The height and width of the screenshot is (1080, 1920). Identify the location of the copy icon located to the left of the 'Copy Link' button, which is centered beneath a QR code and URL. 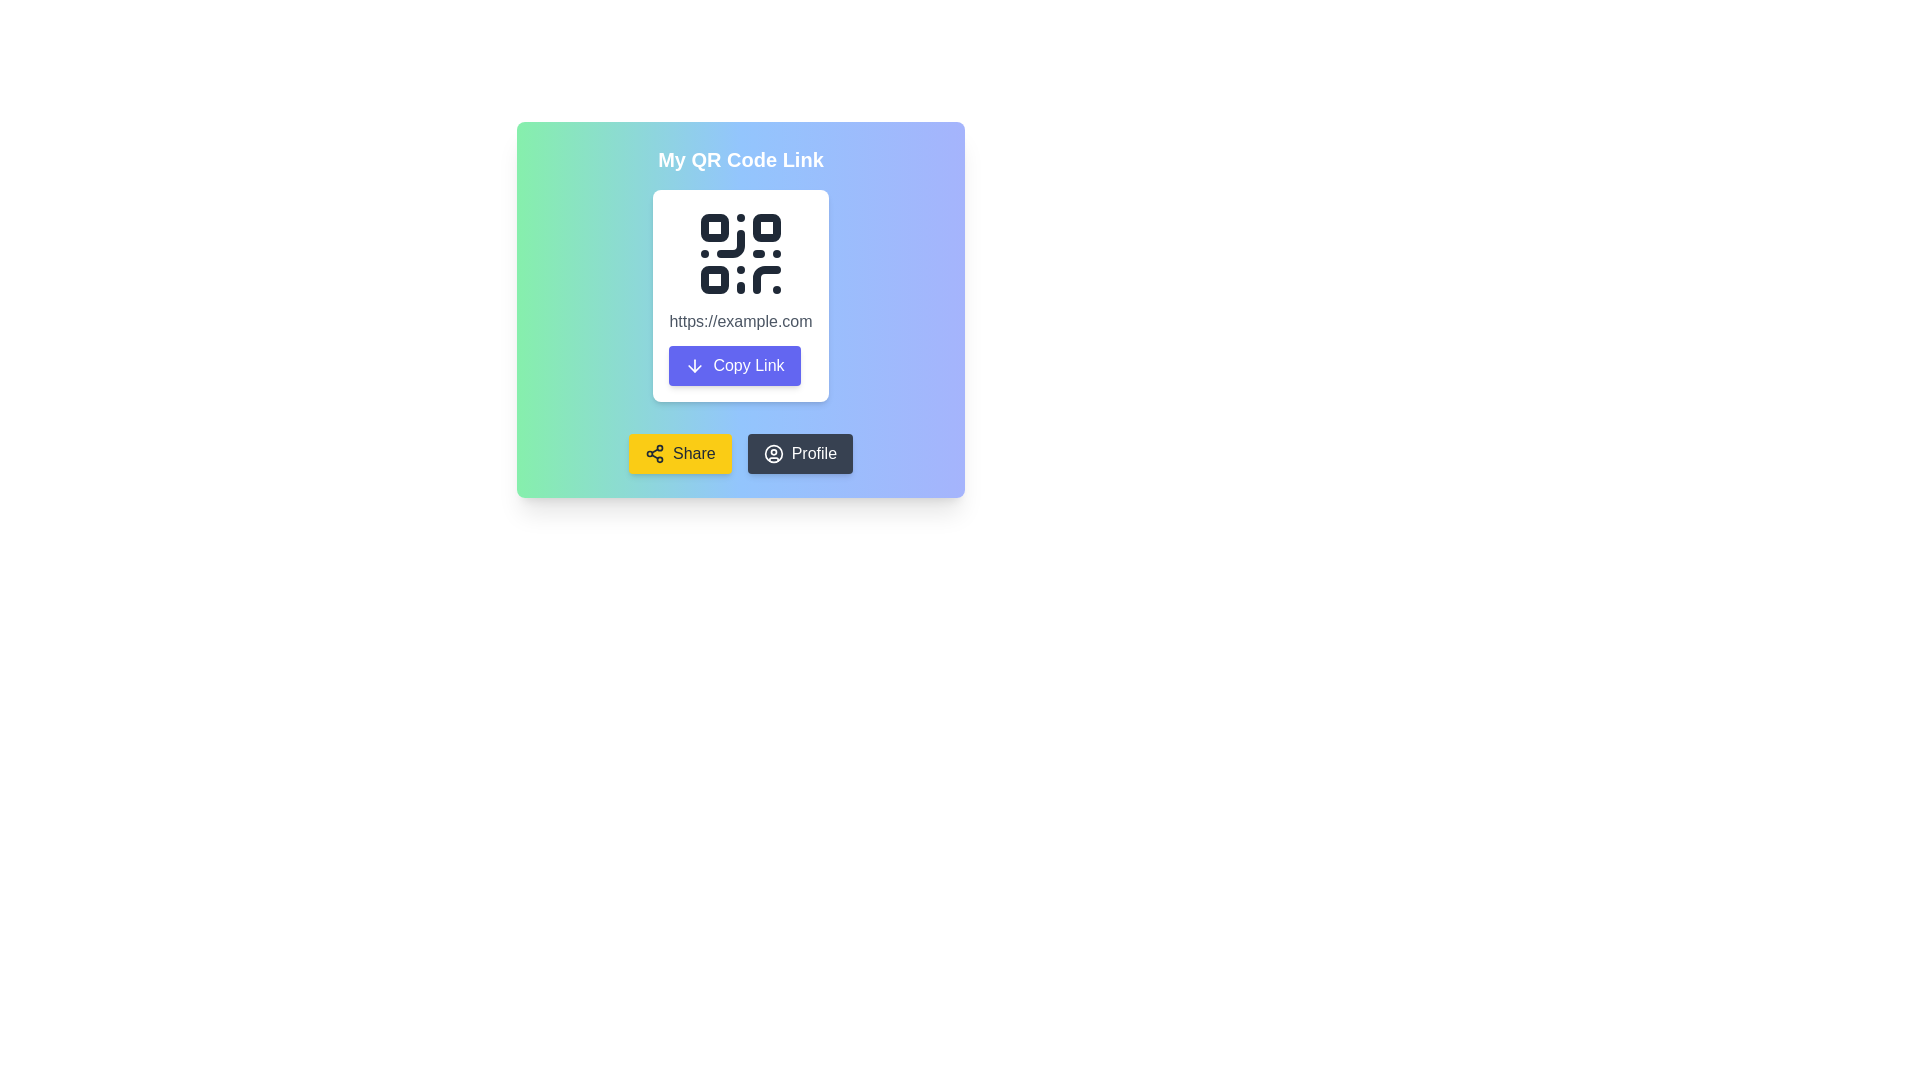
(695, 366).